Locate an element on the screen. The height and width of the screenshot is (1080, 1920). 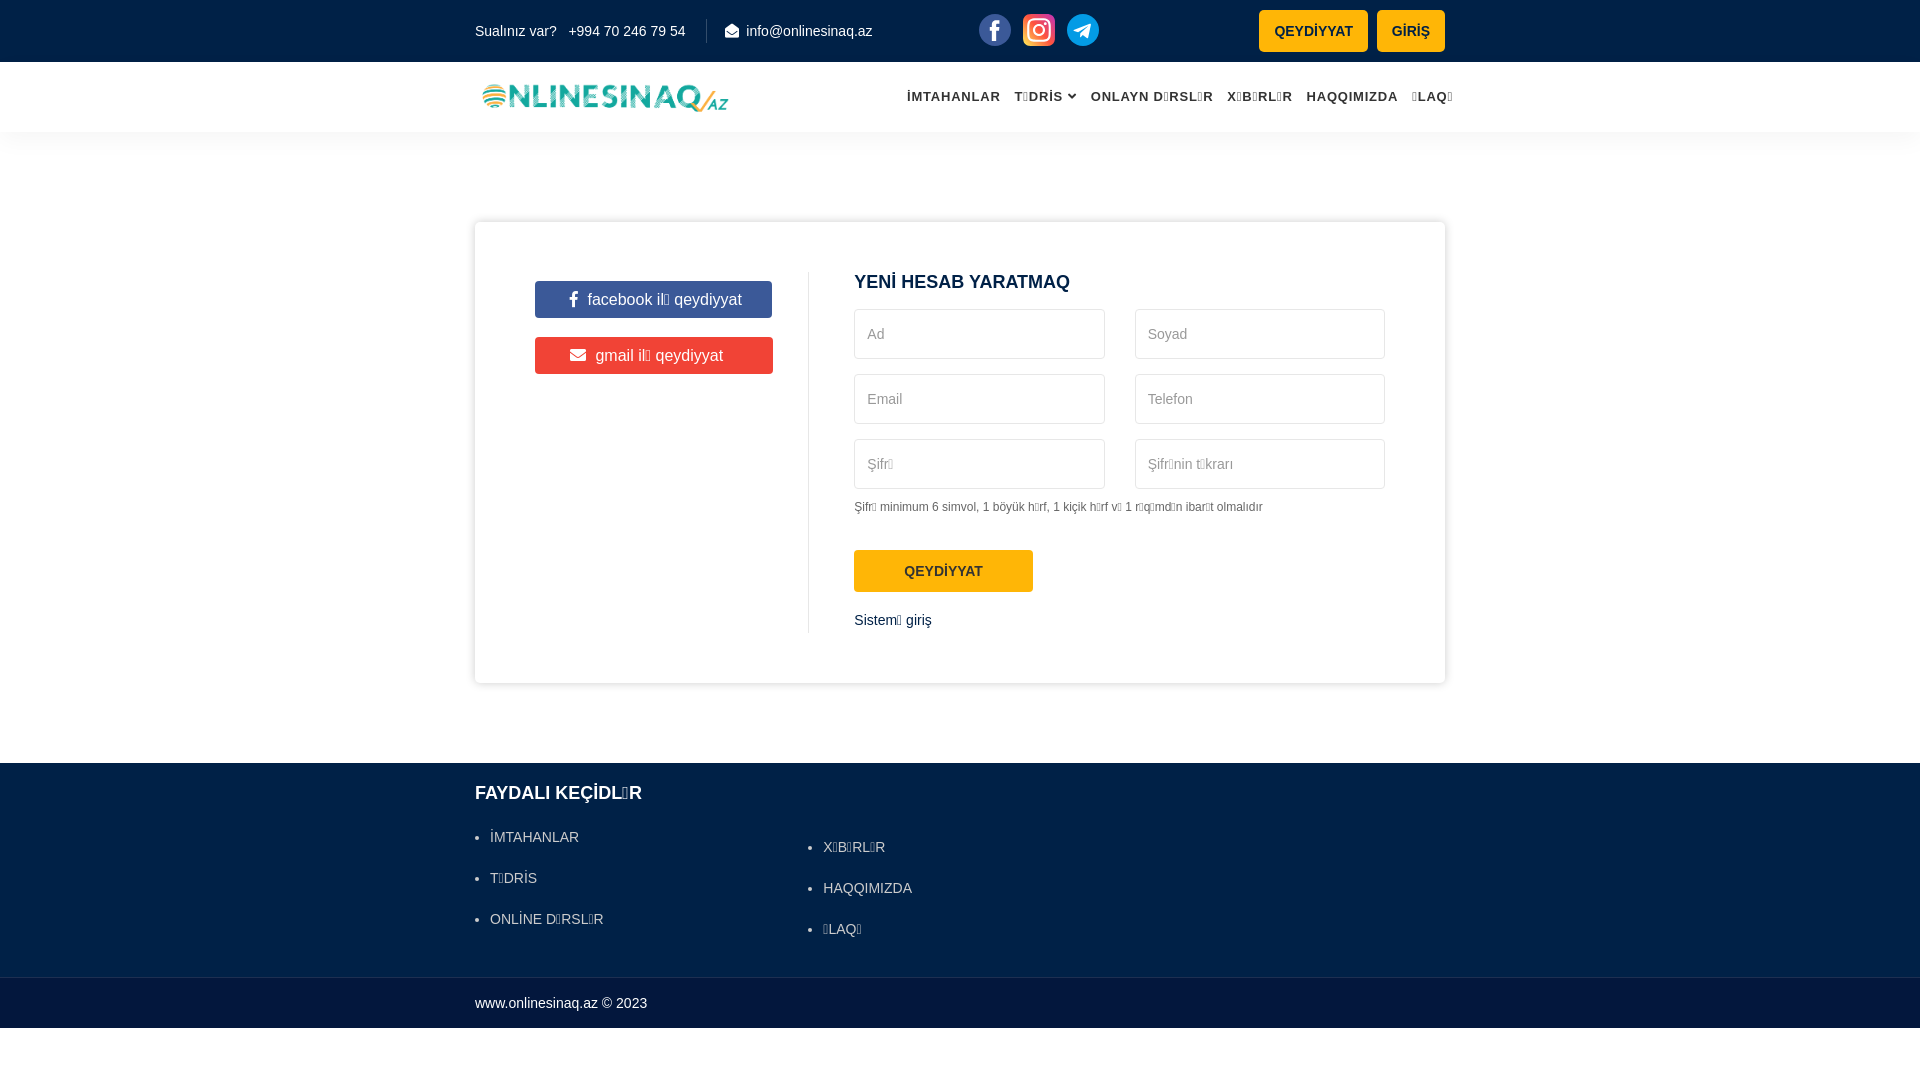
'HAQQIMIZDA' is located at coordinates (859, 886).